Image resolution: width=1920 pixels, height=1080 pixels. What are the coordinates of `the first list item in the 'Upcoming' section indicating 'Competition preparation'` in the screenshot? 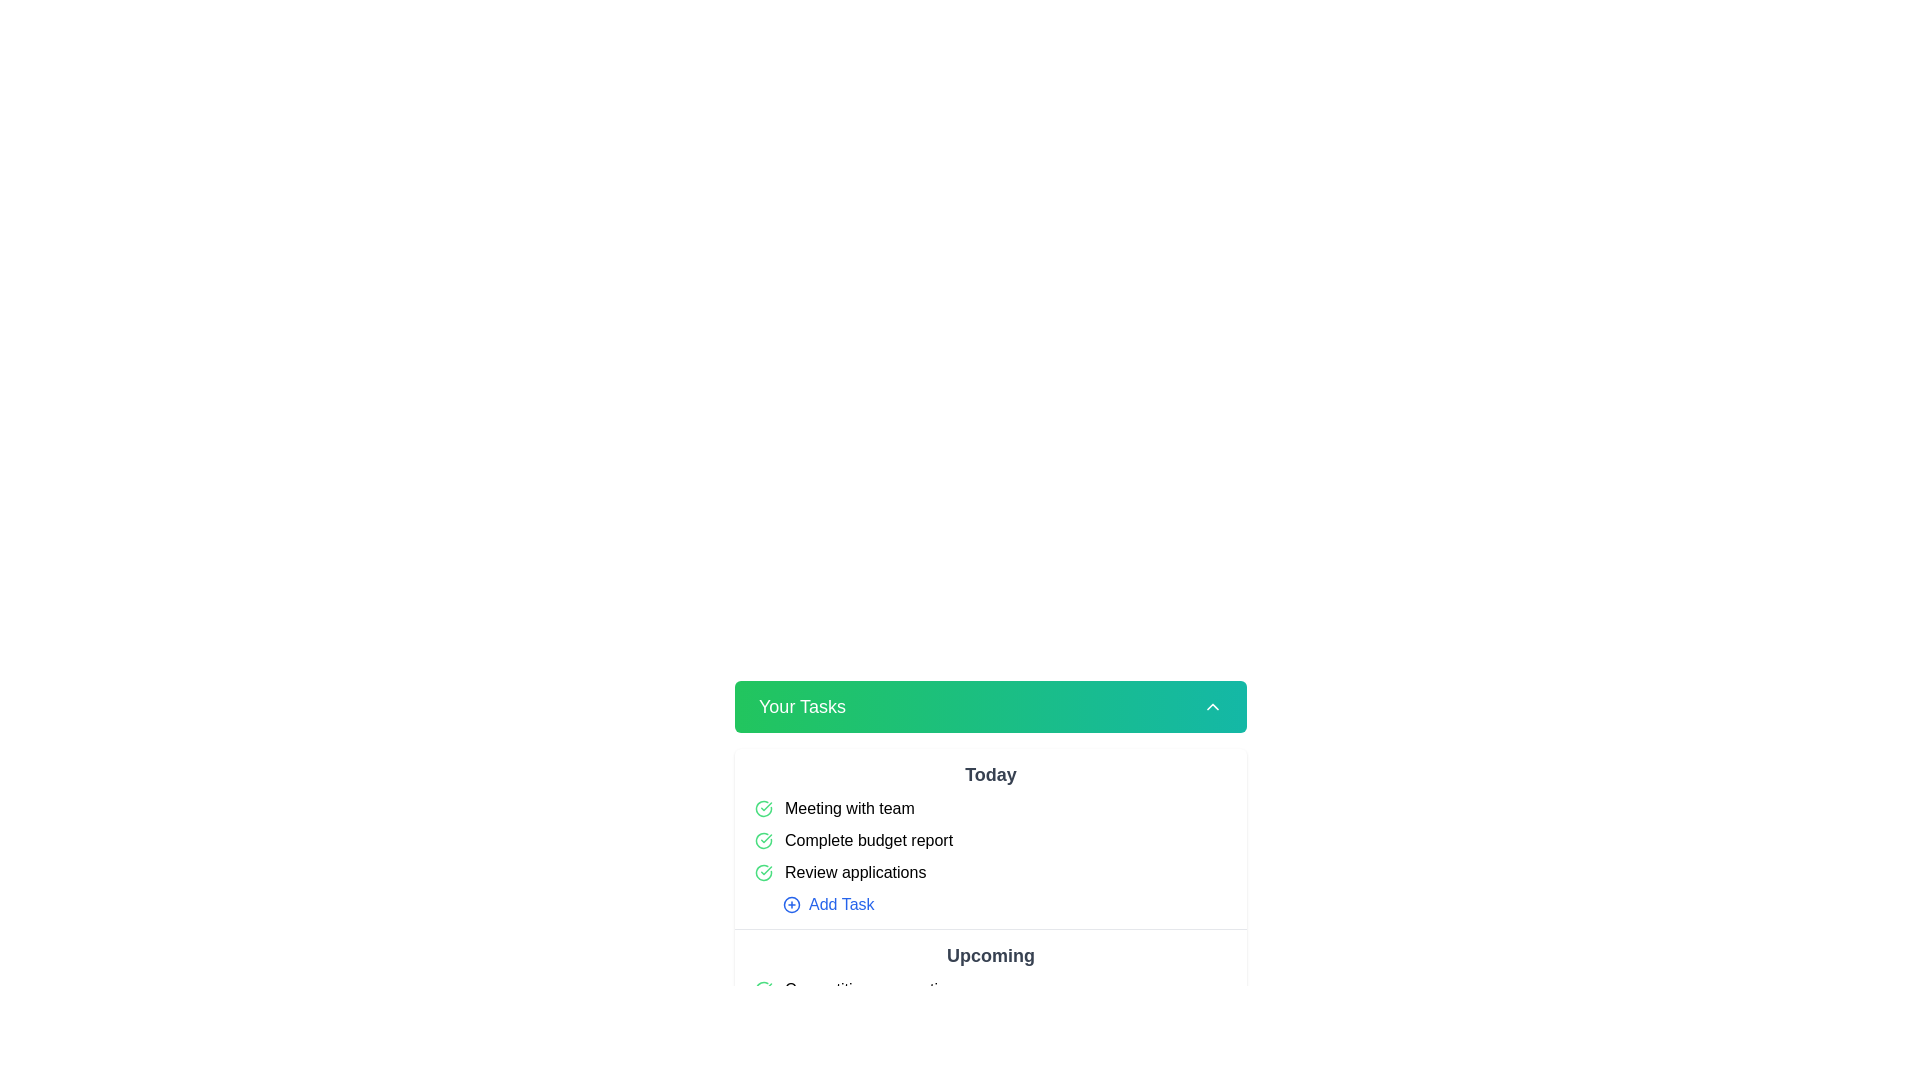 It's located at (990, 990).